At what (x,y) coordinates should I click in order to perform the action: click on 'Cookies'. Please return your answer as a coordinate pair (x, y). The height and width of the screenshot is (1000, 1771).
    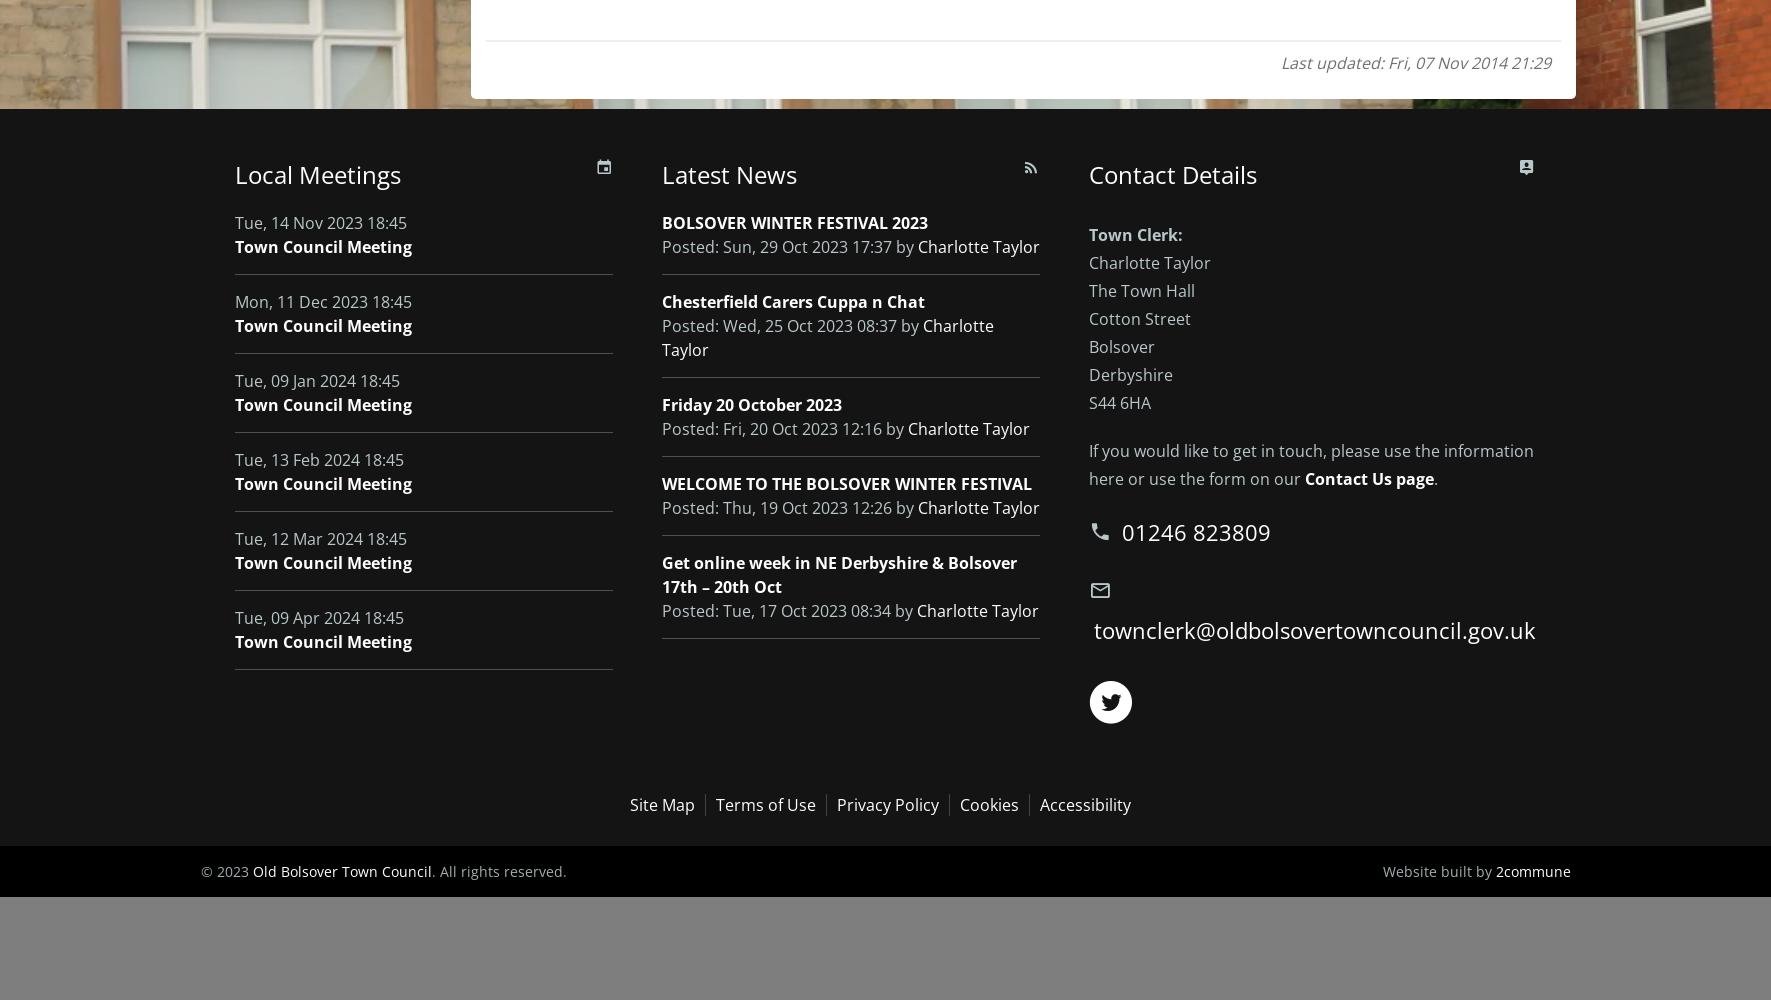
    Looking at the image, I should click on (989, 804).